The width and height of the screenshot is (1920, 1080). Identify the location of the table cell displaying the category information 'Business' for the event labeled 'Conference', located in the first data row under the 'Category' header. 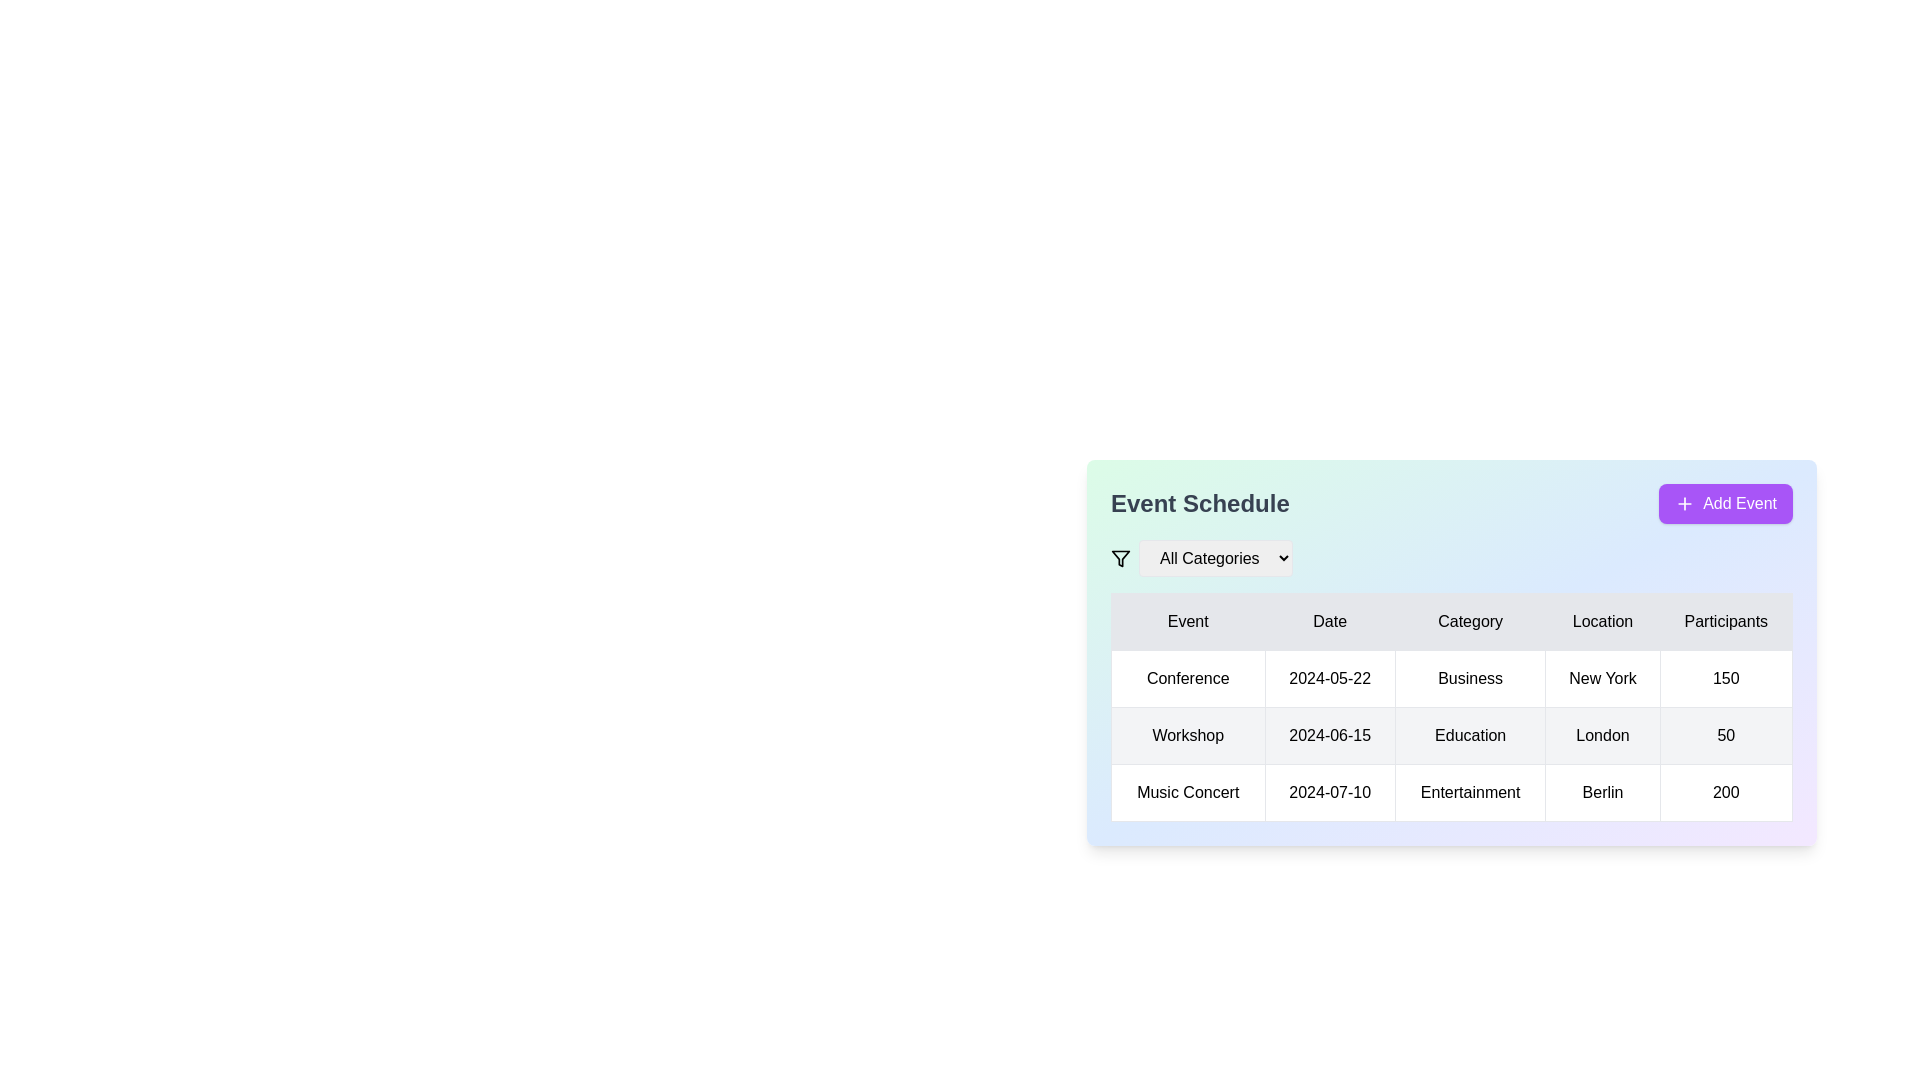
(1451, 686).